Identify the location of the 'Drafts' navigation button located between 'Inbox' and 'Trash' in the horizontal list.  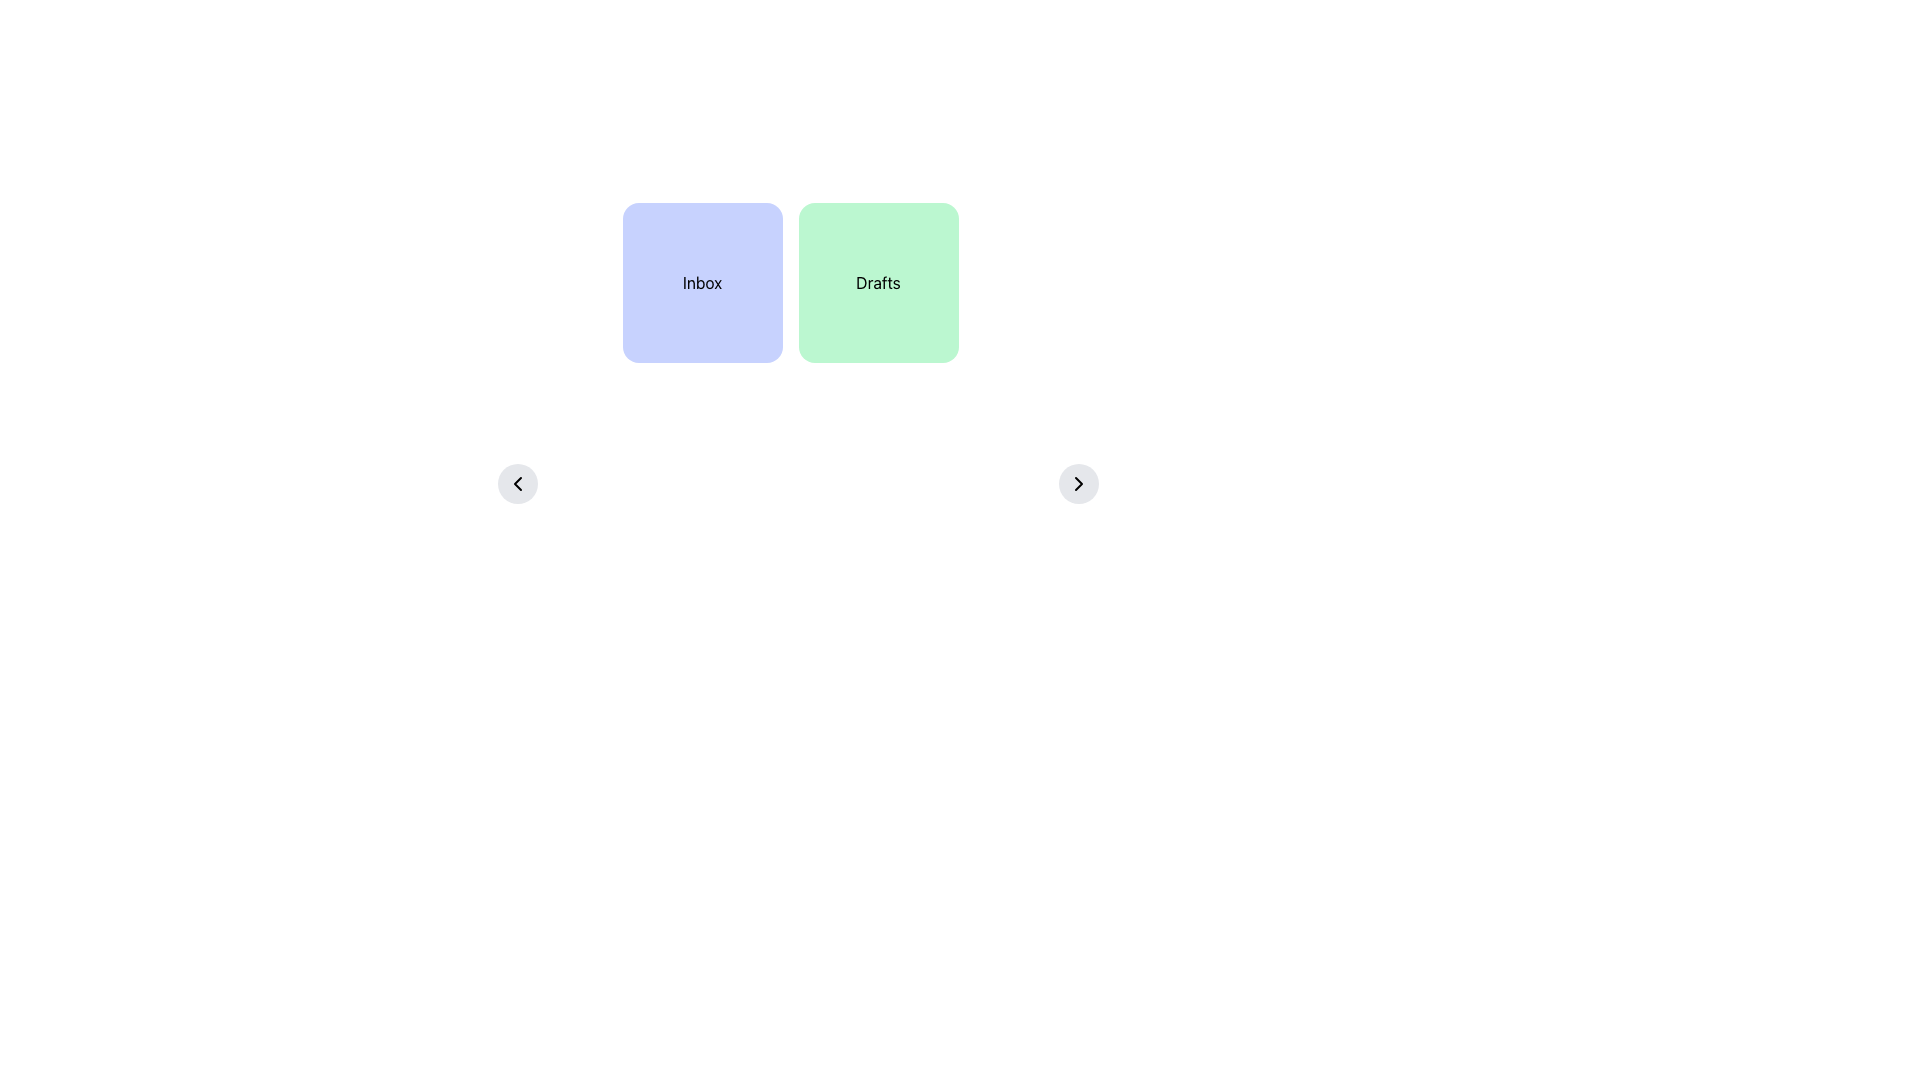
(878, 282).